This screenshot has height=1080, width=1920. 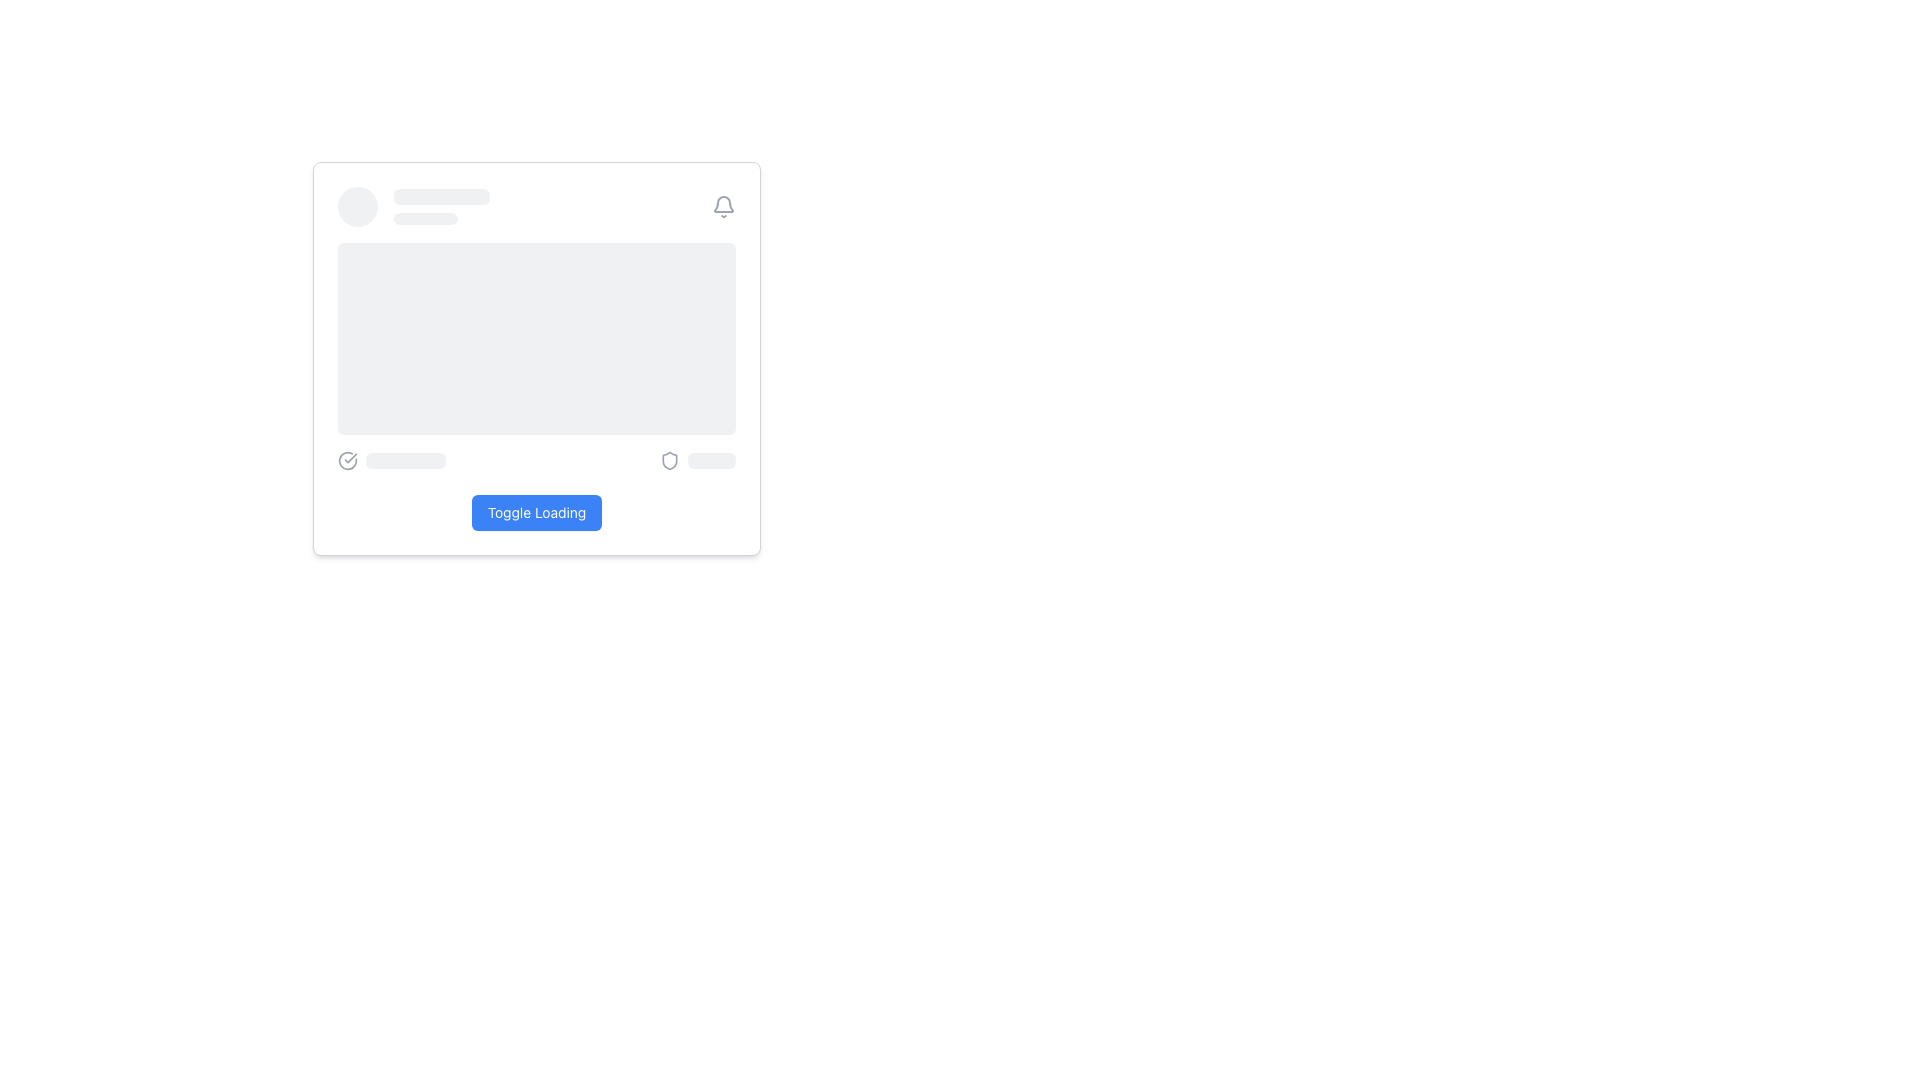 I want to click on the animation of the Placeholder rectangle located to the right of the circular checkmark icon with a light gray outline, so click(x=405, y=461).